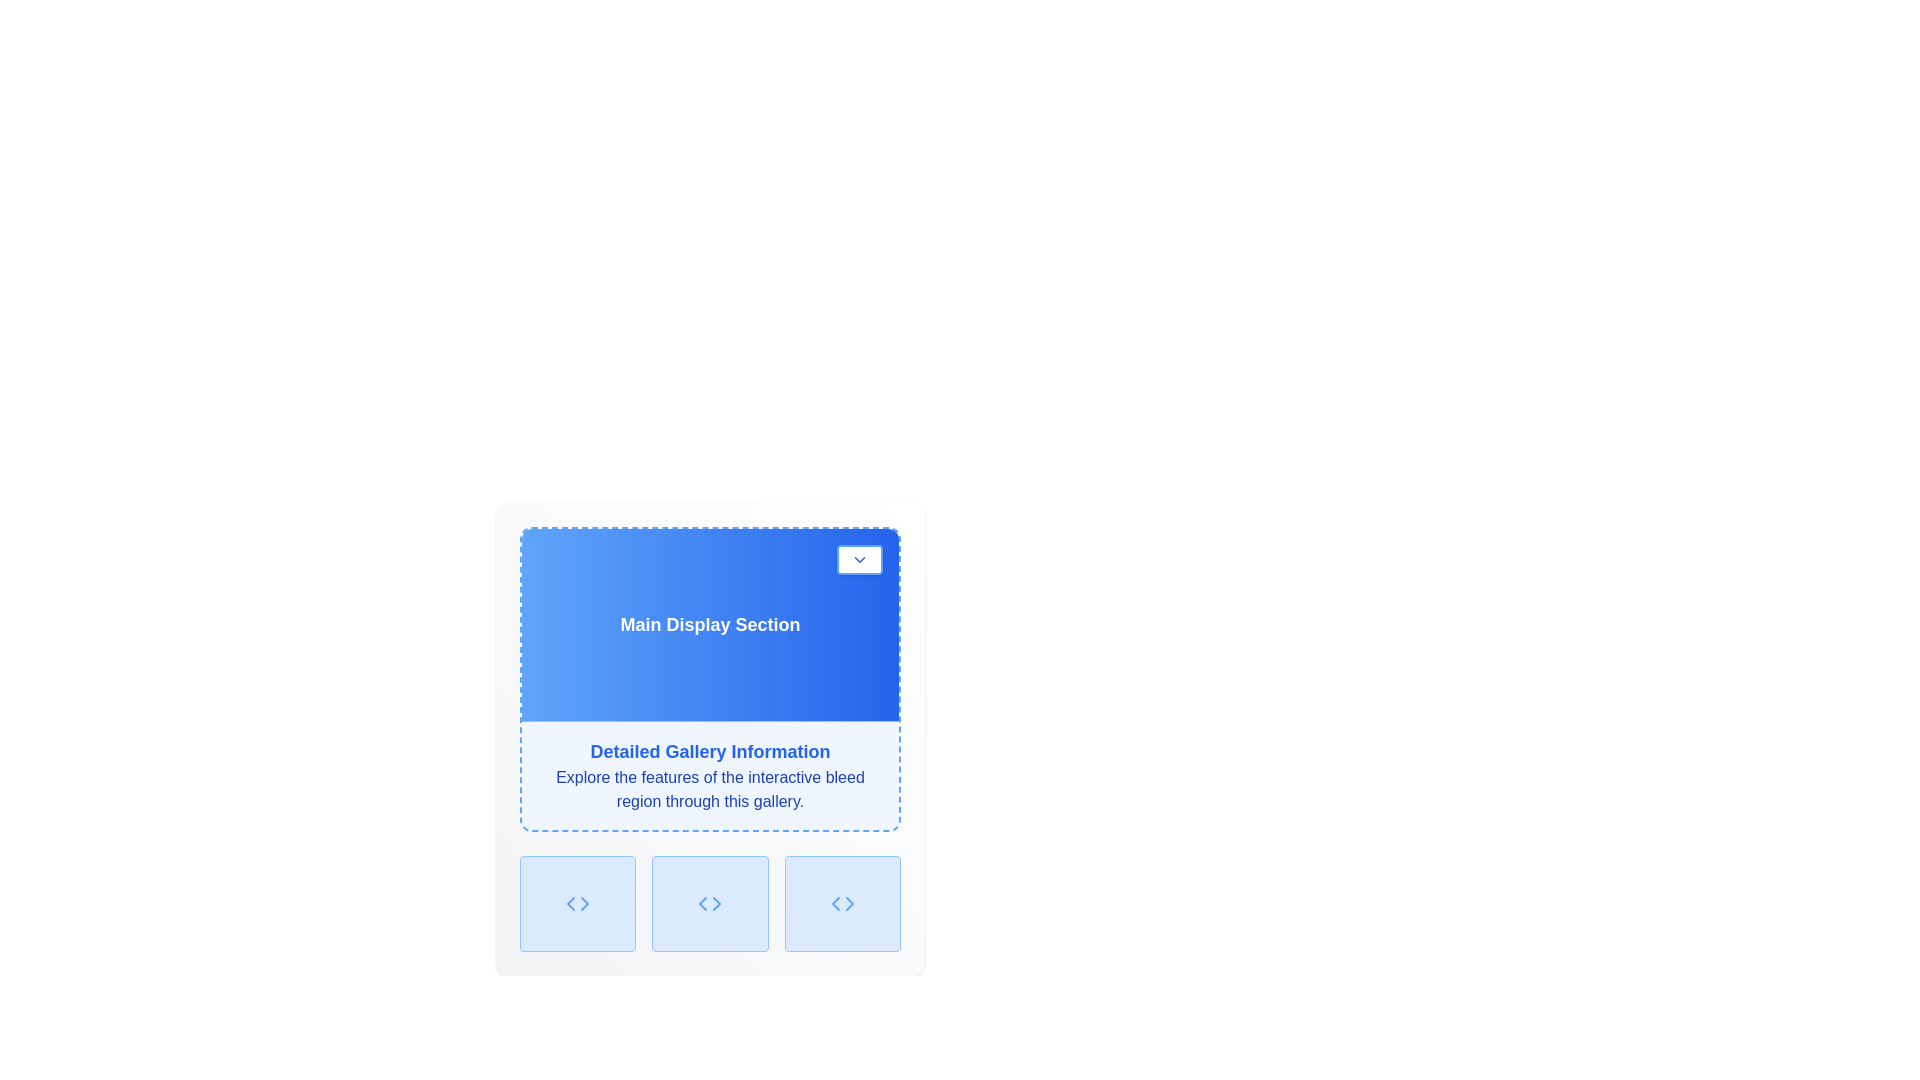 This screenshot has height=1080, width=1920. I want to click on the third icon in the horizontal layout at the bottom-right of the panel, which represents a code-related action, so click(842, 903).